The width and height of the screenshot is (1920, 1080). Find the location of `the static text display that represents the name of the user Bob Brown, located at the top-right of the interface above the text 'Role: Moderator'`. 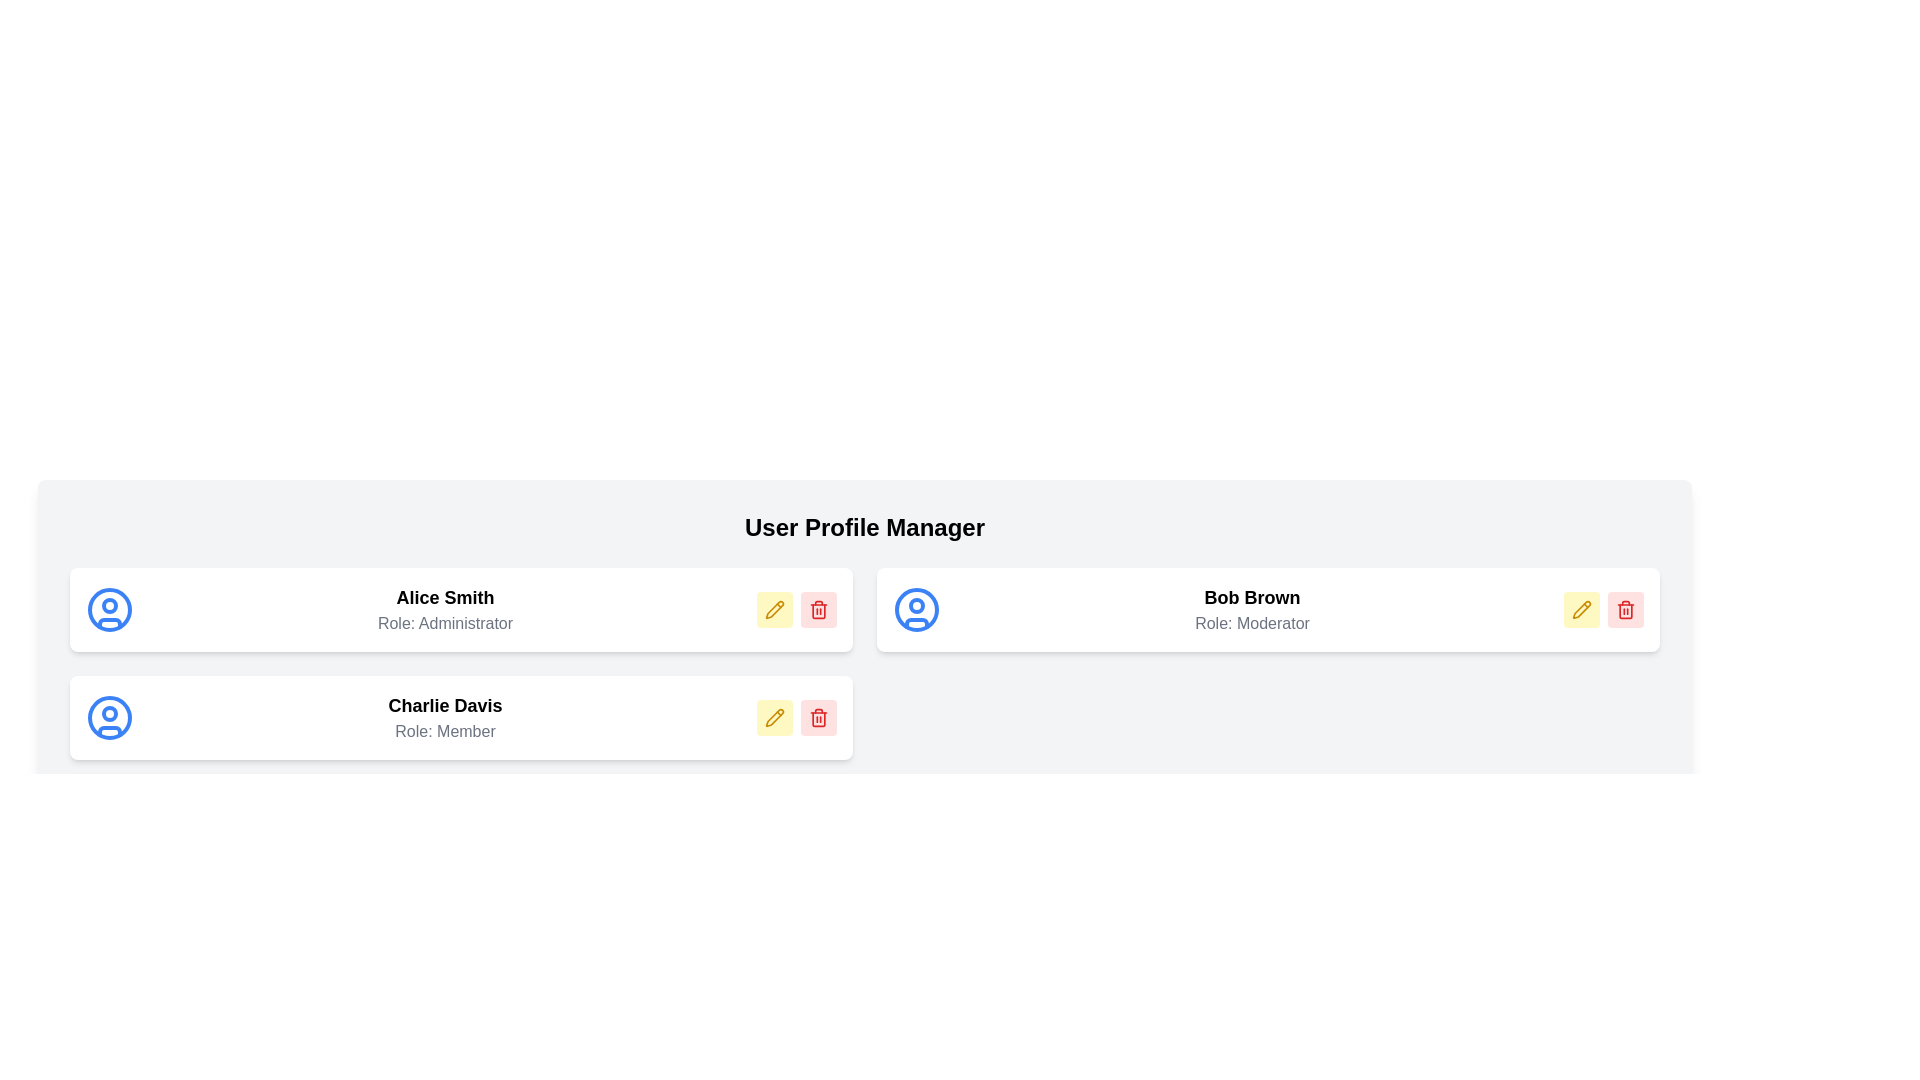

the static text display that represents the name of the user Bob Brown, located at the top-right of the interface above the text 'Role: Moderator' is located at coordinates (1251, 596).